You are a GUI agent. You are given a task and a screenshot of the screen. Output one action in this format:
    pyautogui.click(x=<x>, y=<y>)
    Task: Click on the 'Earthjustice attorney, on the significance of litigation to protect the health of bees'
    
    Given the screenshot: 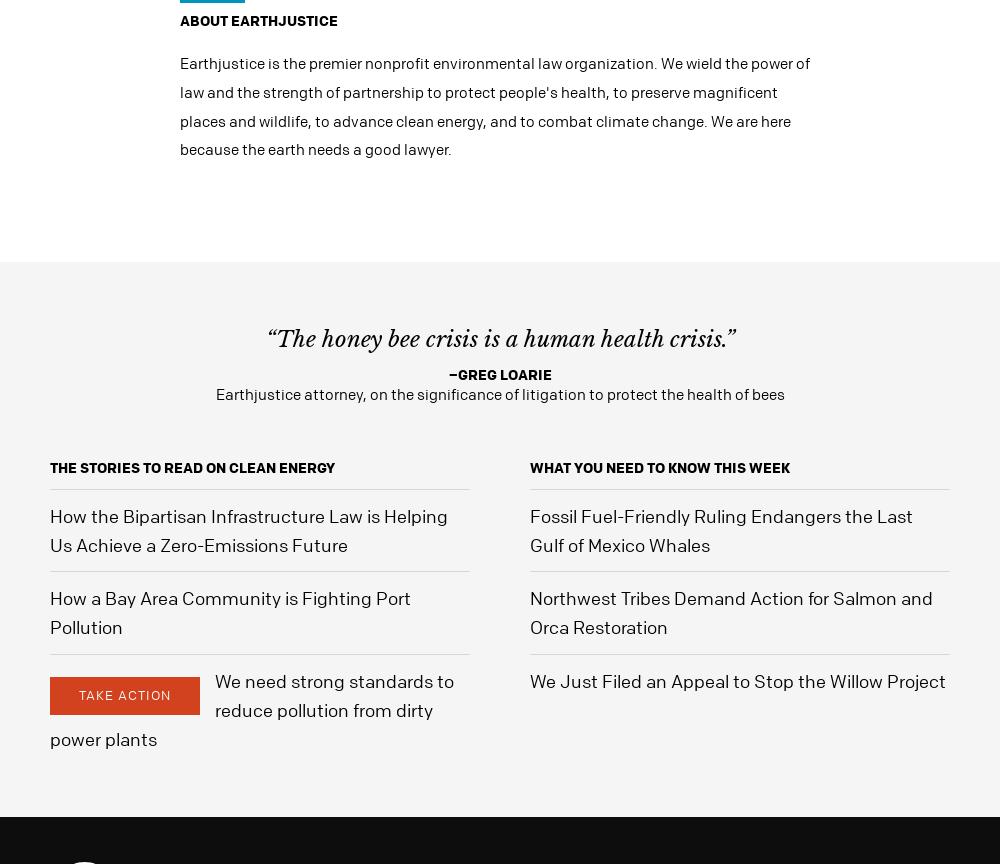 What is the action you would take?
    pyautogui.click(x=498, y=392)
    